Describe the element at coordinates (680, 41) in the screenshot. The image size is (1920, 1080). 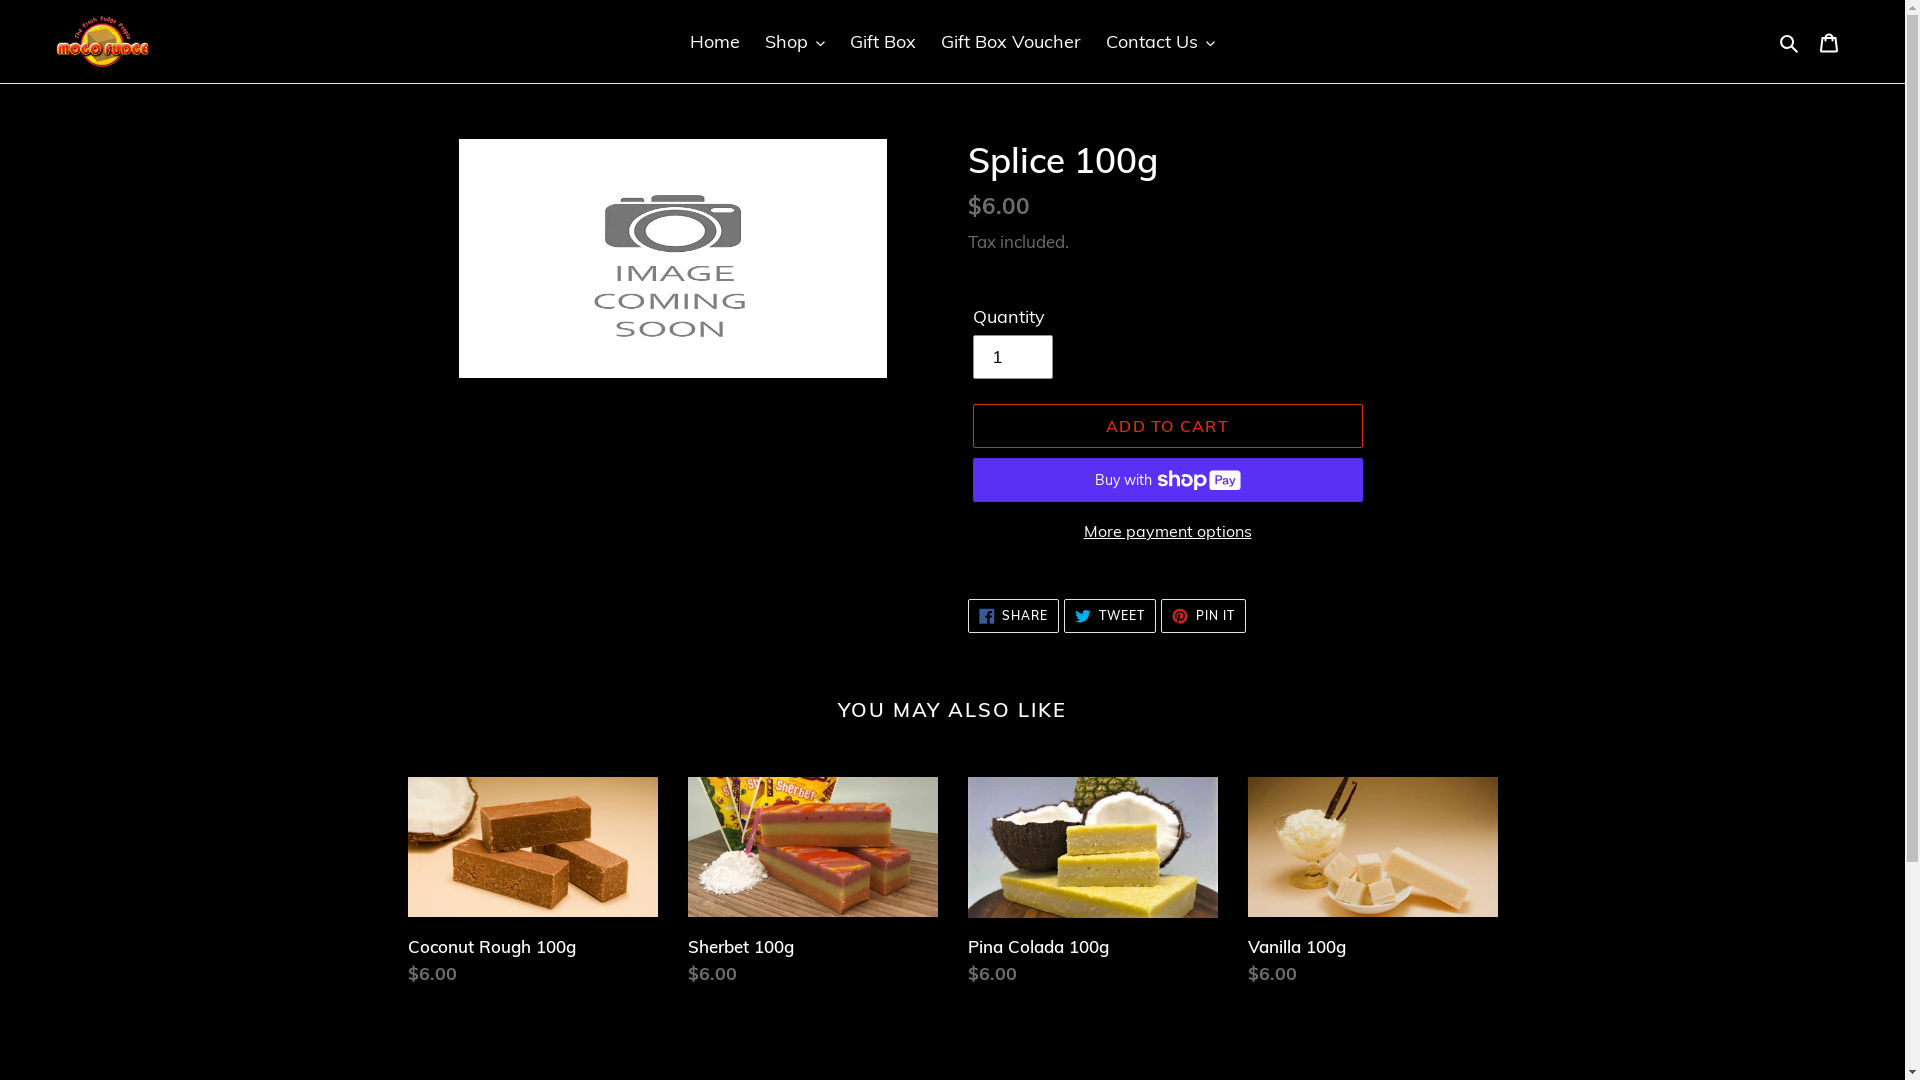
I see `'Home'` at that location.